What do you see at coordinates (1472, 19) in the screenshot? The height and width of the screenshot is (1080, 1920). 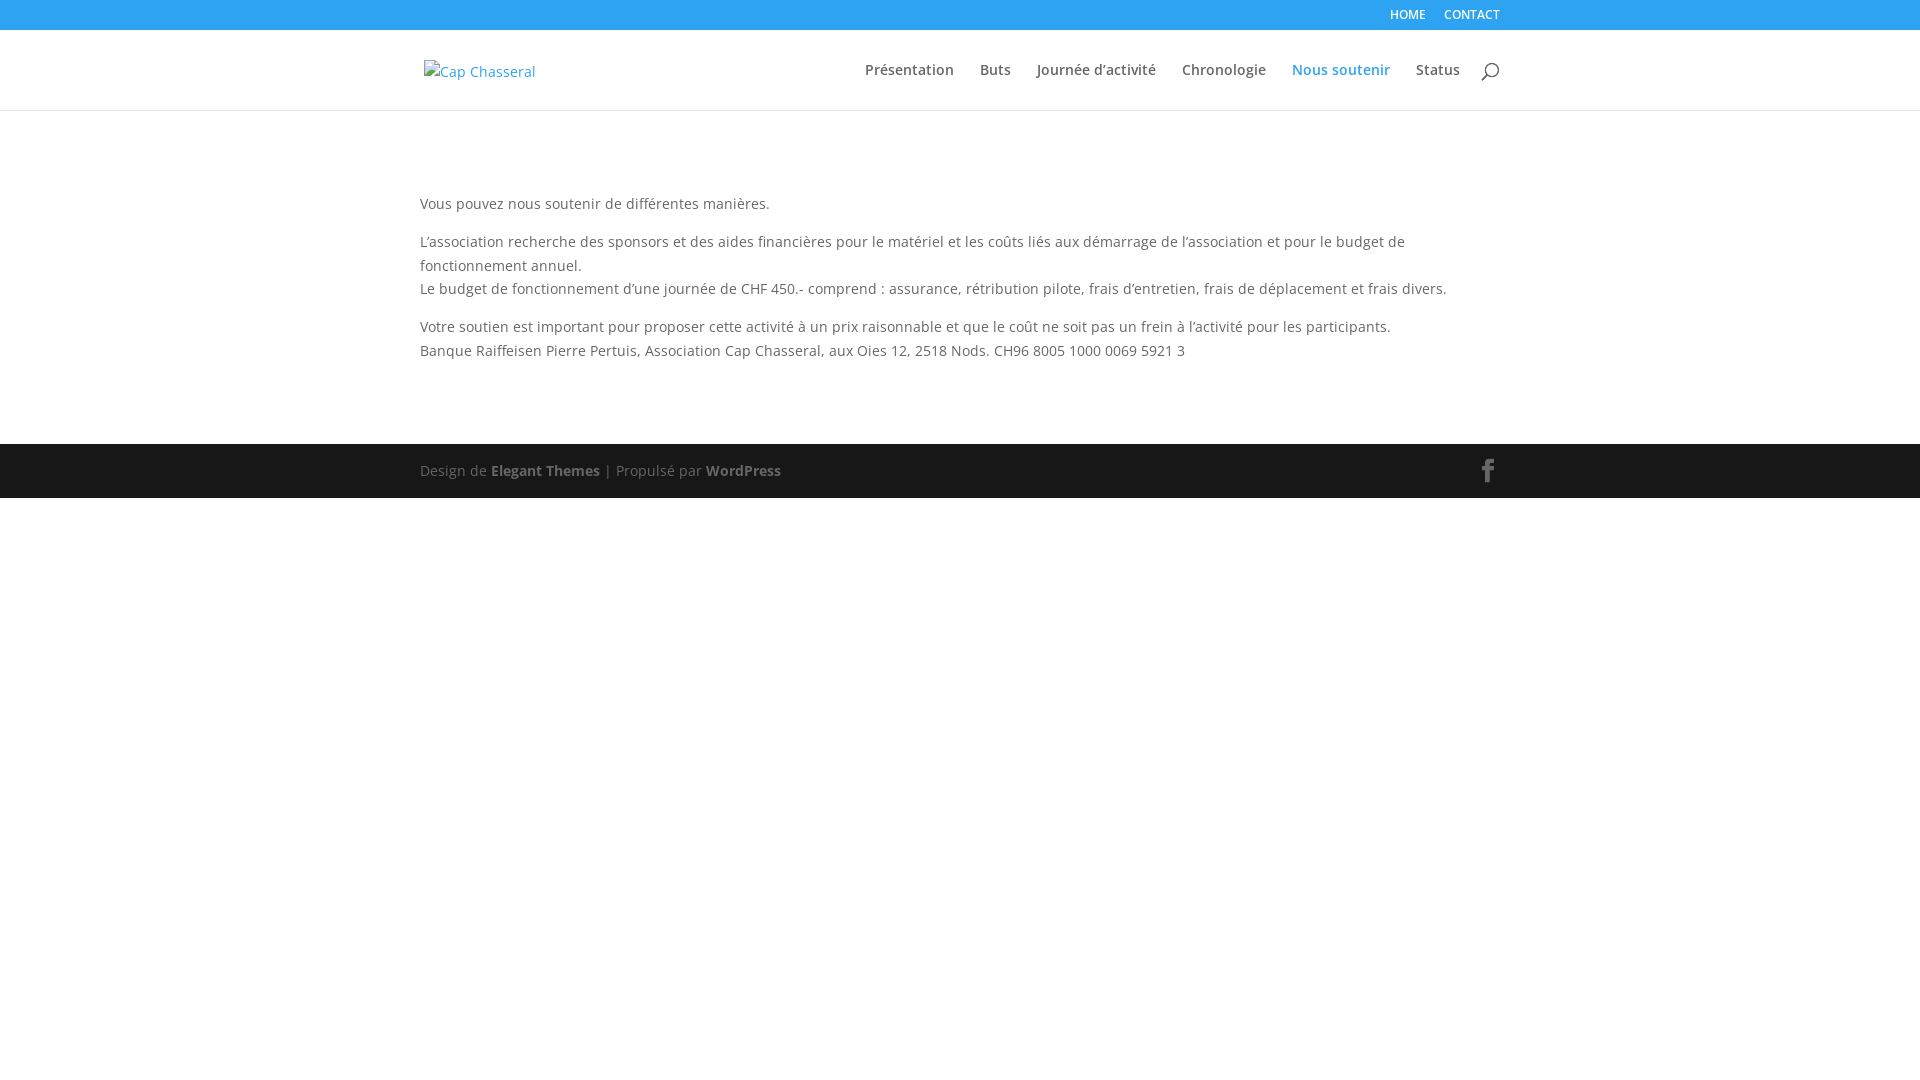 I see `'CONTACT'` at bounding box center [1472, 19].